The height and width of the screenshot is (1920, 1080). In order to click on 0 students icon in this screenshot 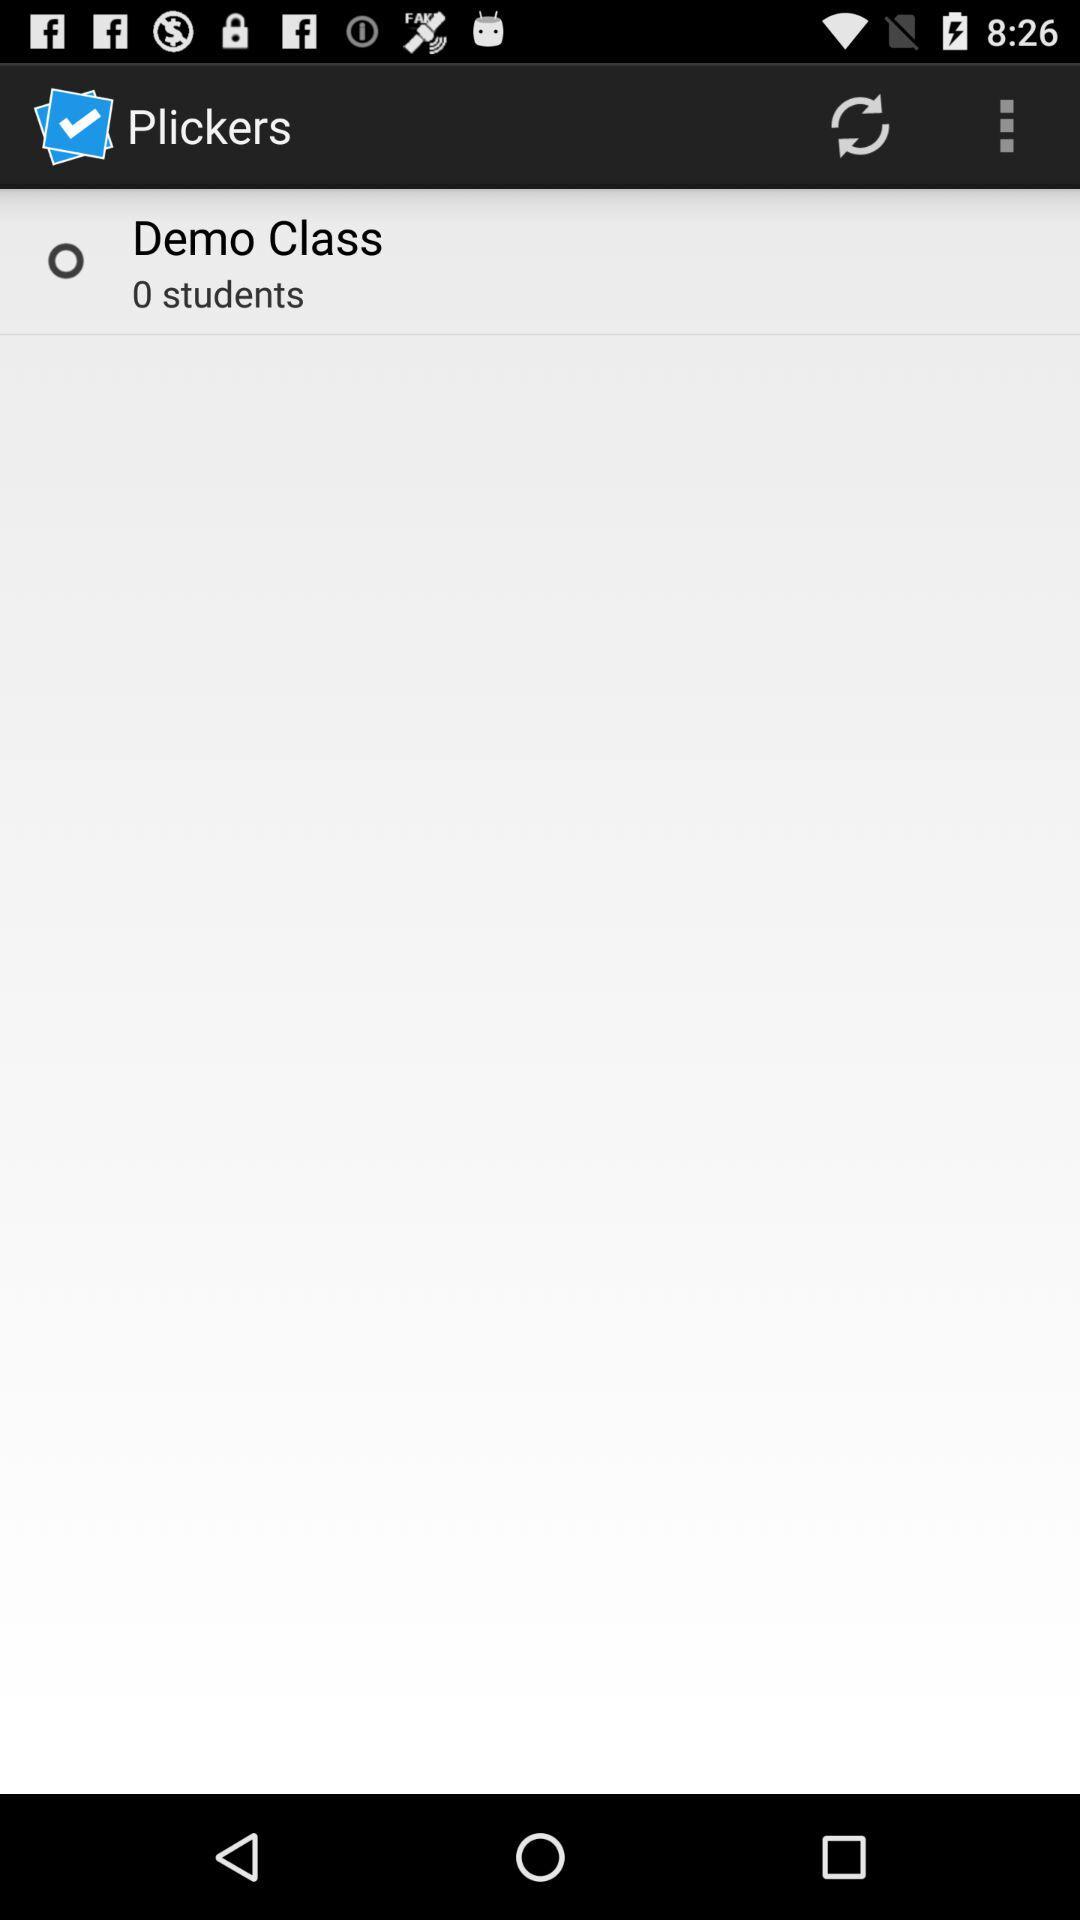, I will do `click(218, 292)`.